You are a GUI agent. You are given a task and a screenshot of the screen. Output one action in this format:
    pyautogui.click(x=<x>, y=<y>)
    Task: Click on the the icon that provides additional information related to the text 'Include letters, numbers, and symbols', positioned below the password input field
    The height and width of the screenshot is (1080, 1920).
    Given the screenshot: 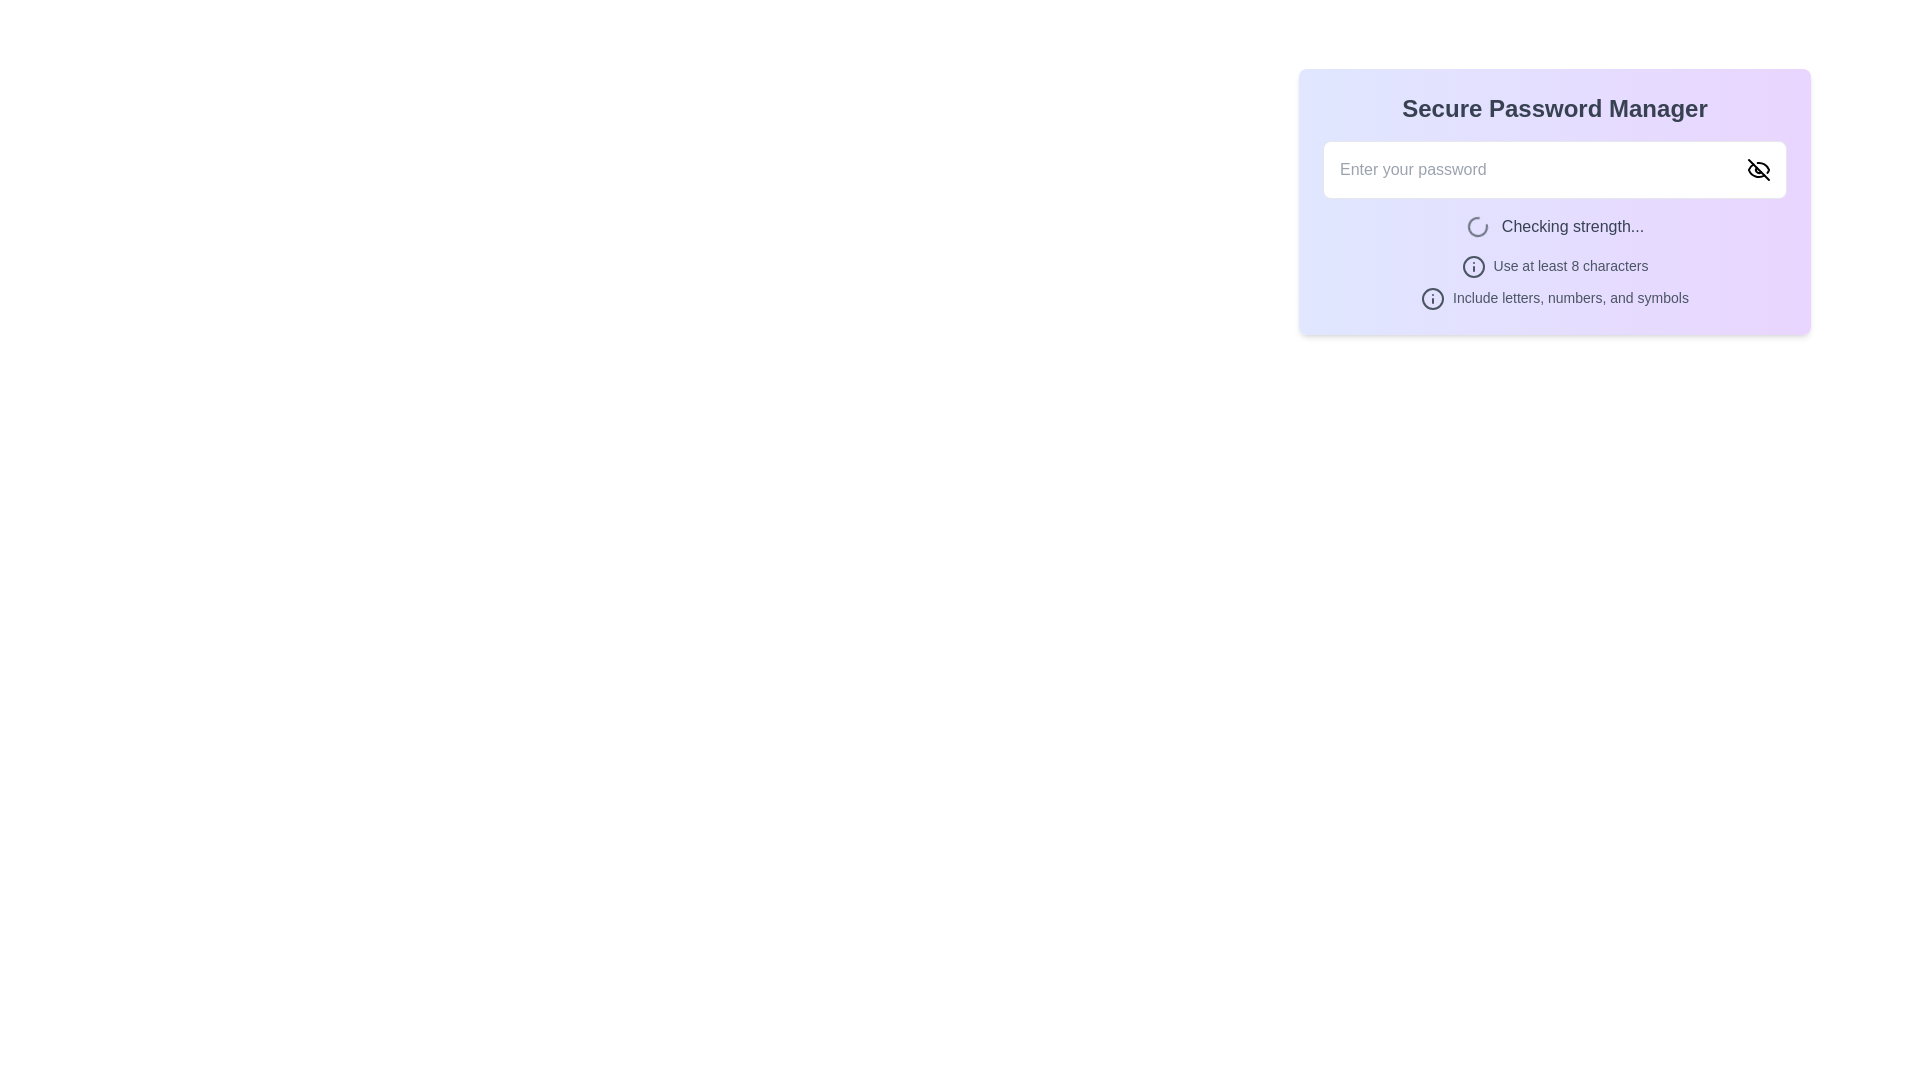 What is the action you would take?
    pyautogui.click(x=1432, y=299)
    